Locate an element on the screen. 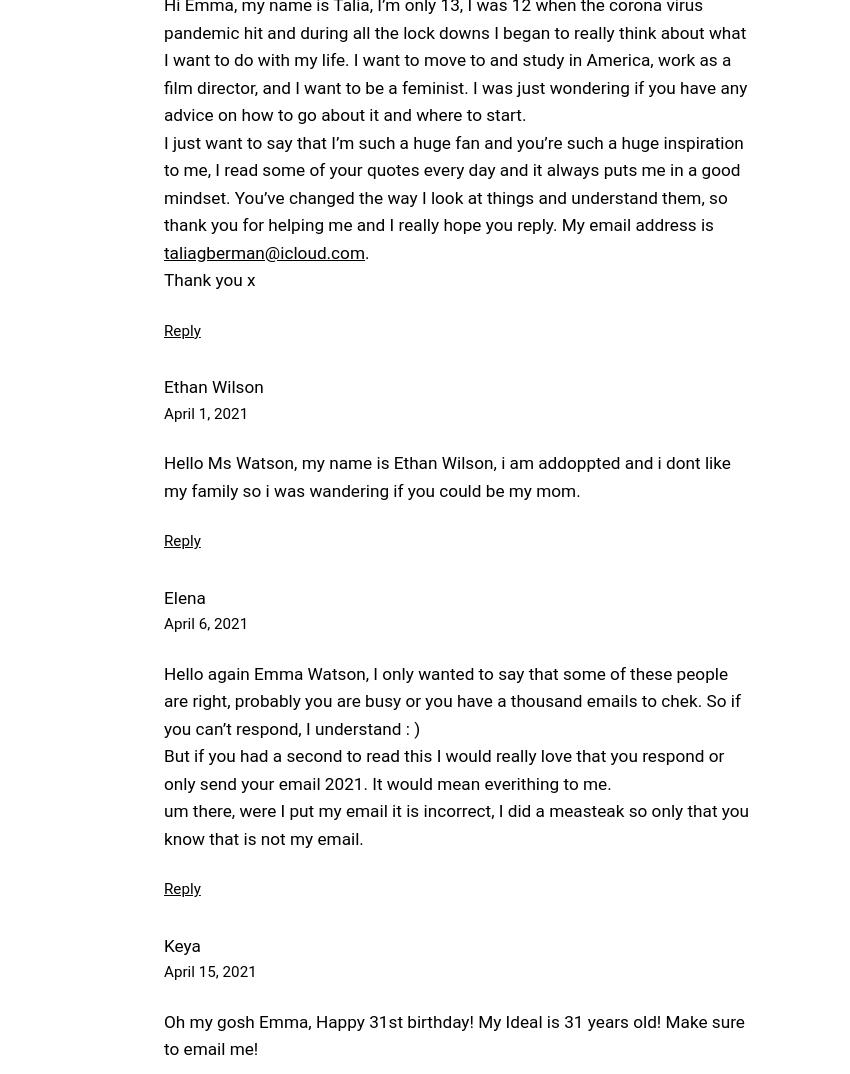 This screenshot has height=1074, width=850. 'April 15, 2021' is located at coordinates (209, 970).